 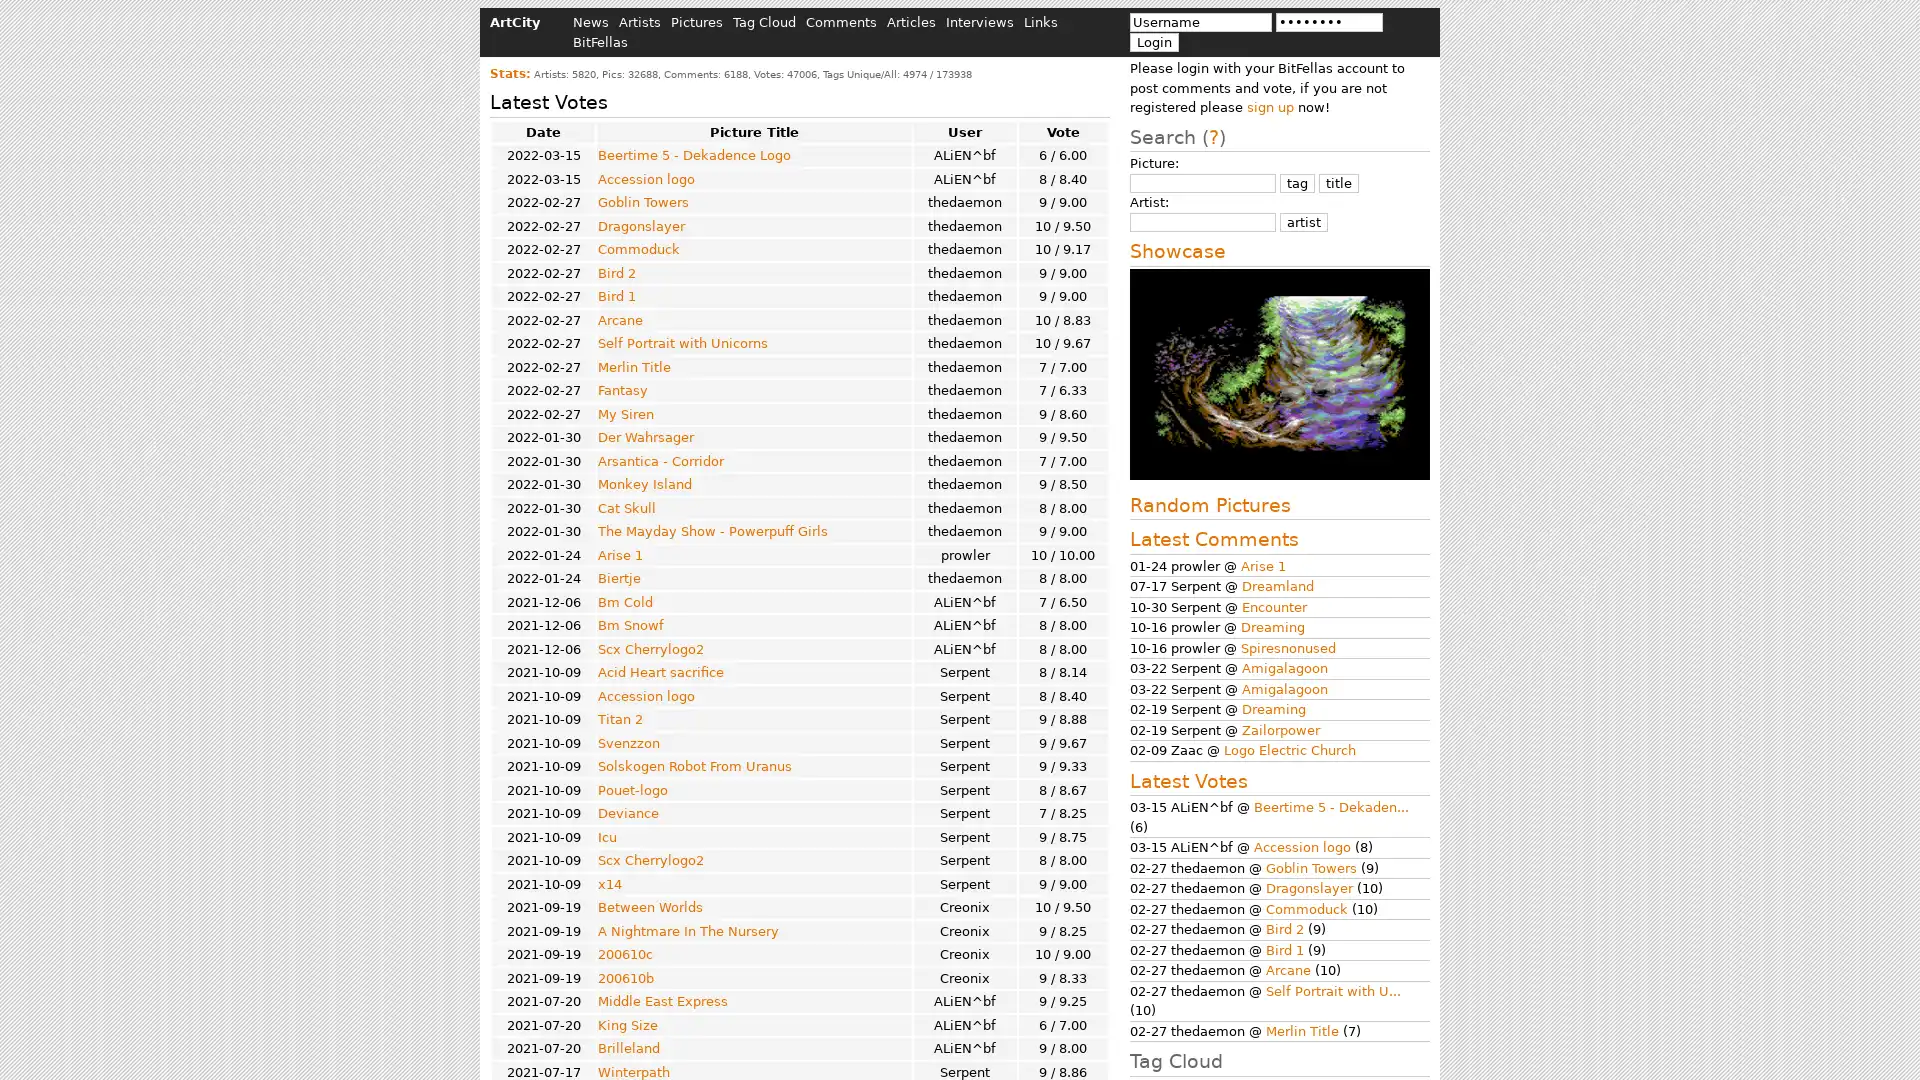 I want to click on title, so click(x=1339, y=182).